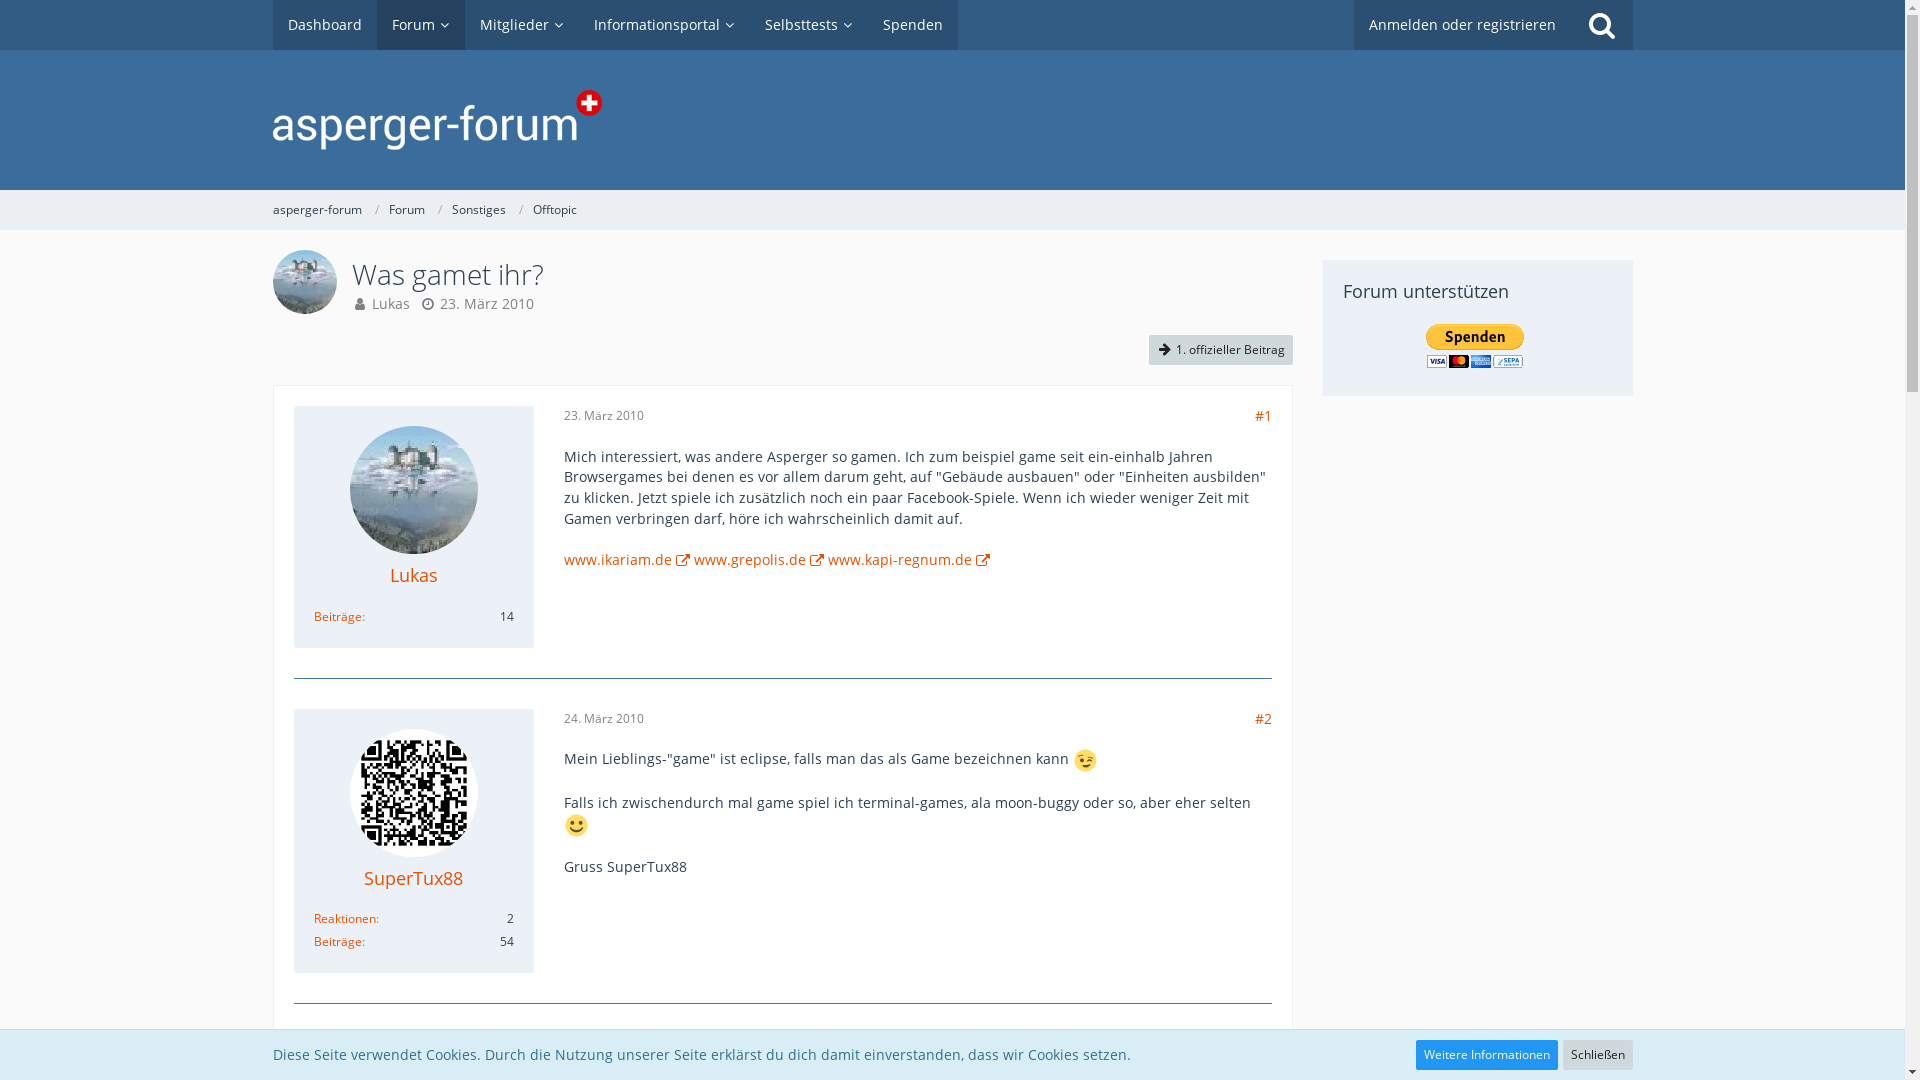 The width and height of the screenshot is (1920, 1080). What do you see at coordinates (1261, 414) in the screenshot?
I see `'#1'` at bounding box center [1261, 414].